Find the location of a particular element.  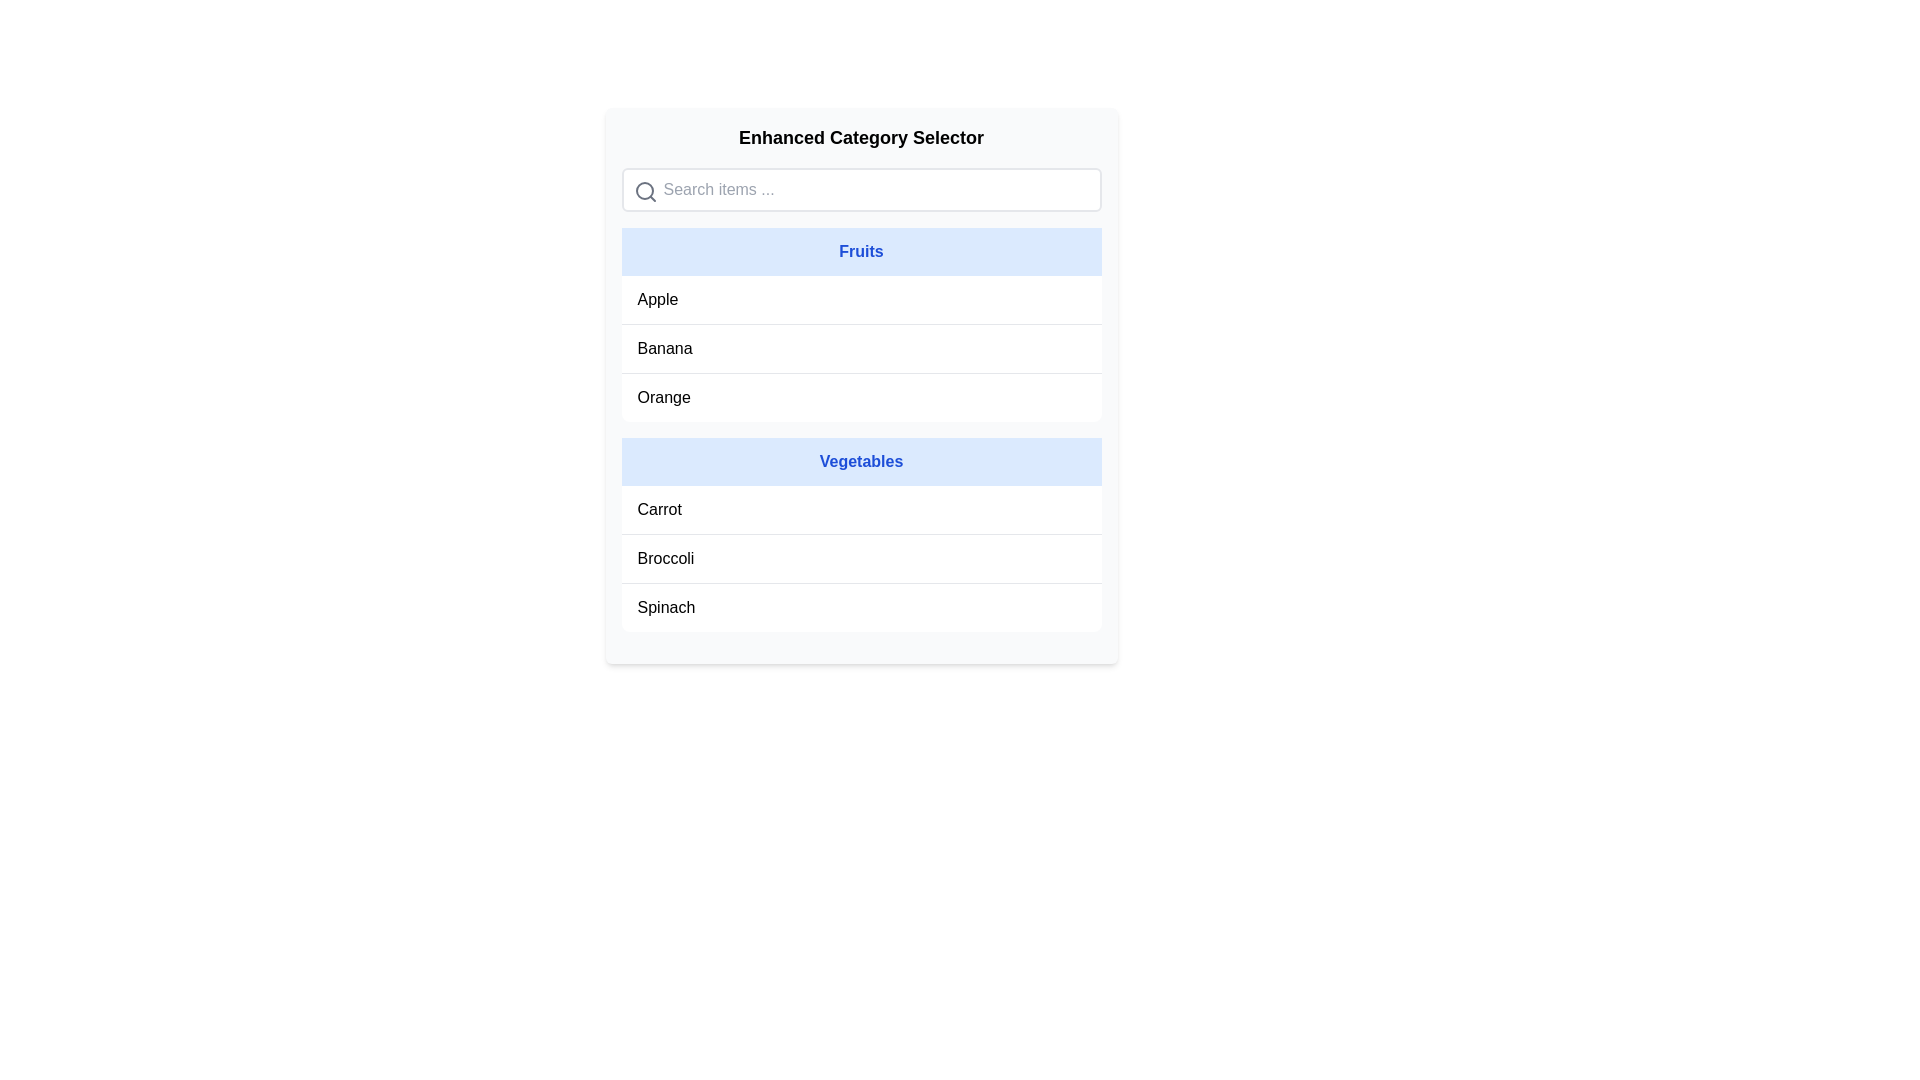

the text label 'Broccoli' located under the 'Vegetables' section of the category list is located at coordinates (665, 559).